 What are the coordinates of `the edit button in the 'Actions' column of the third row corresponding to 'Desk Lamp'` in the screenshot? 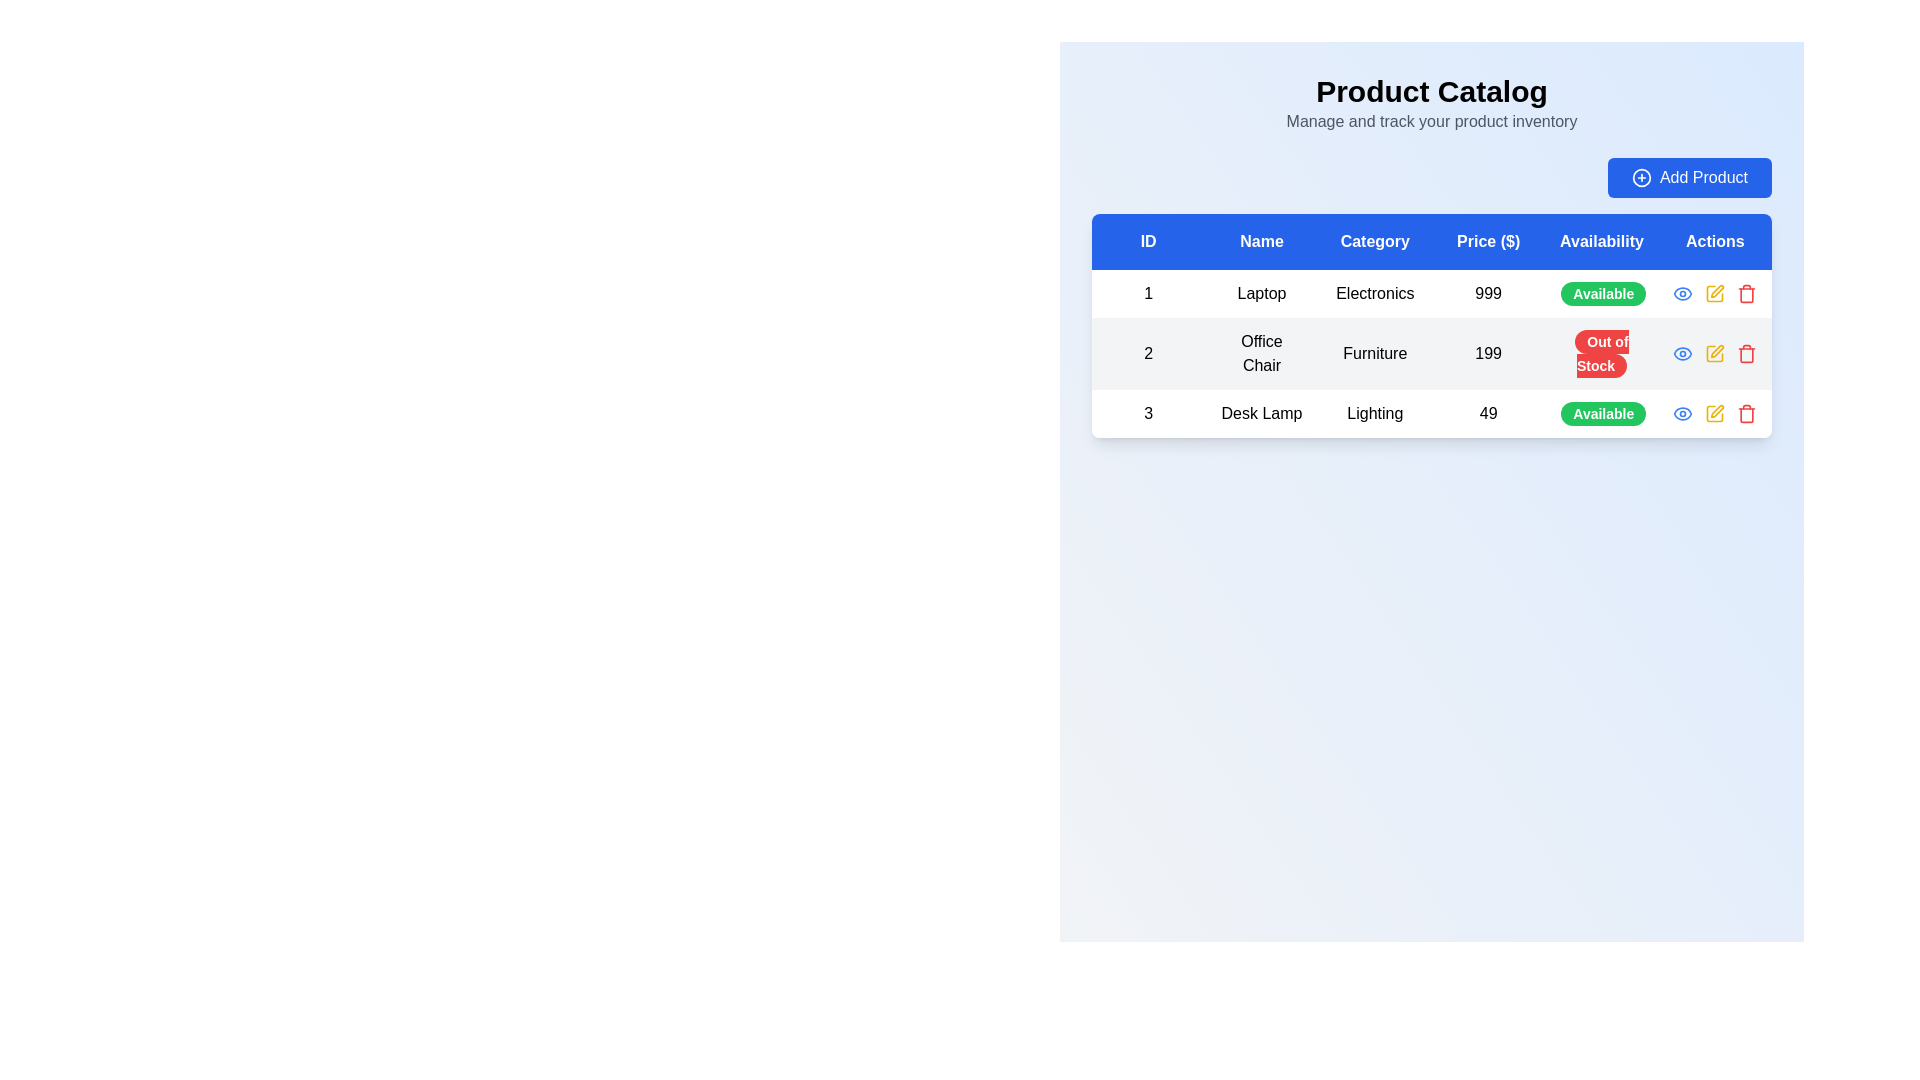 It's located at (1714, 412).